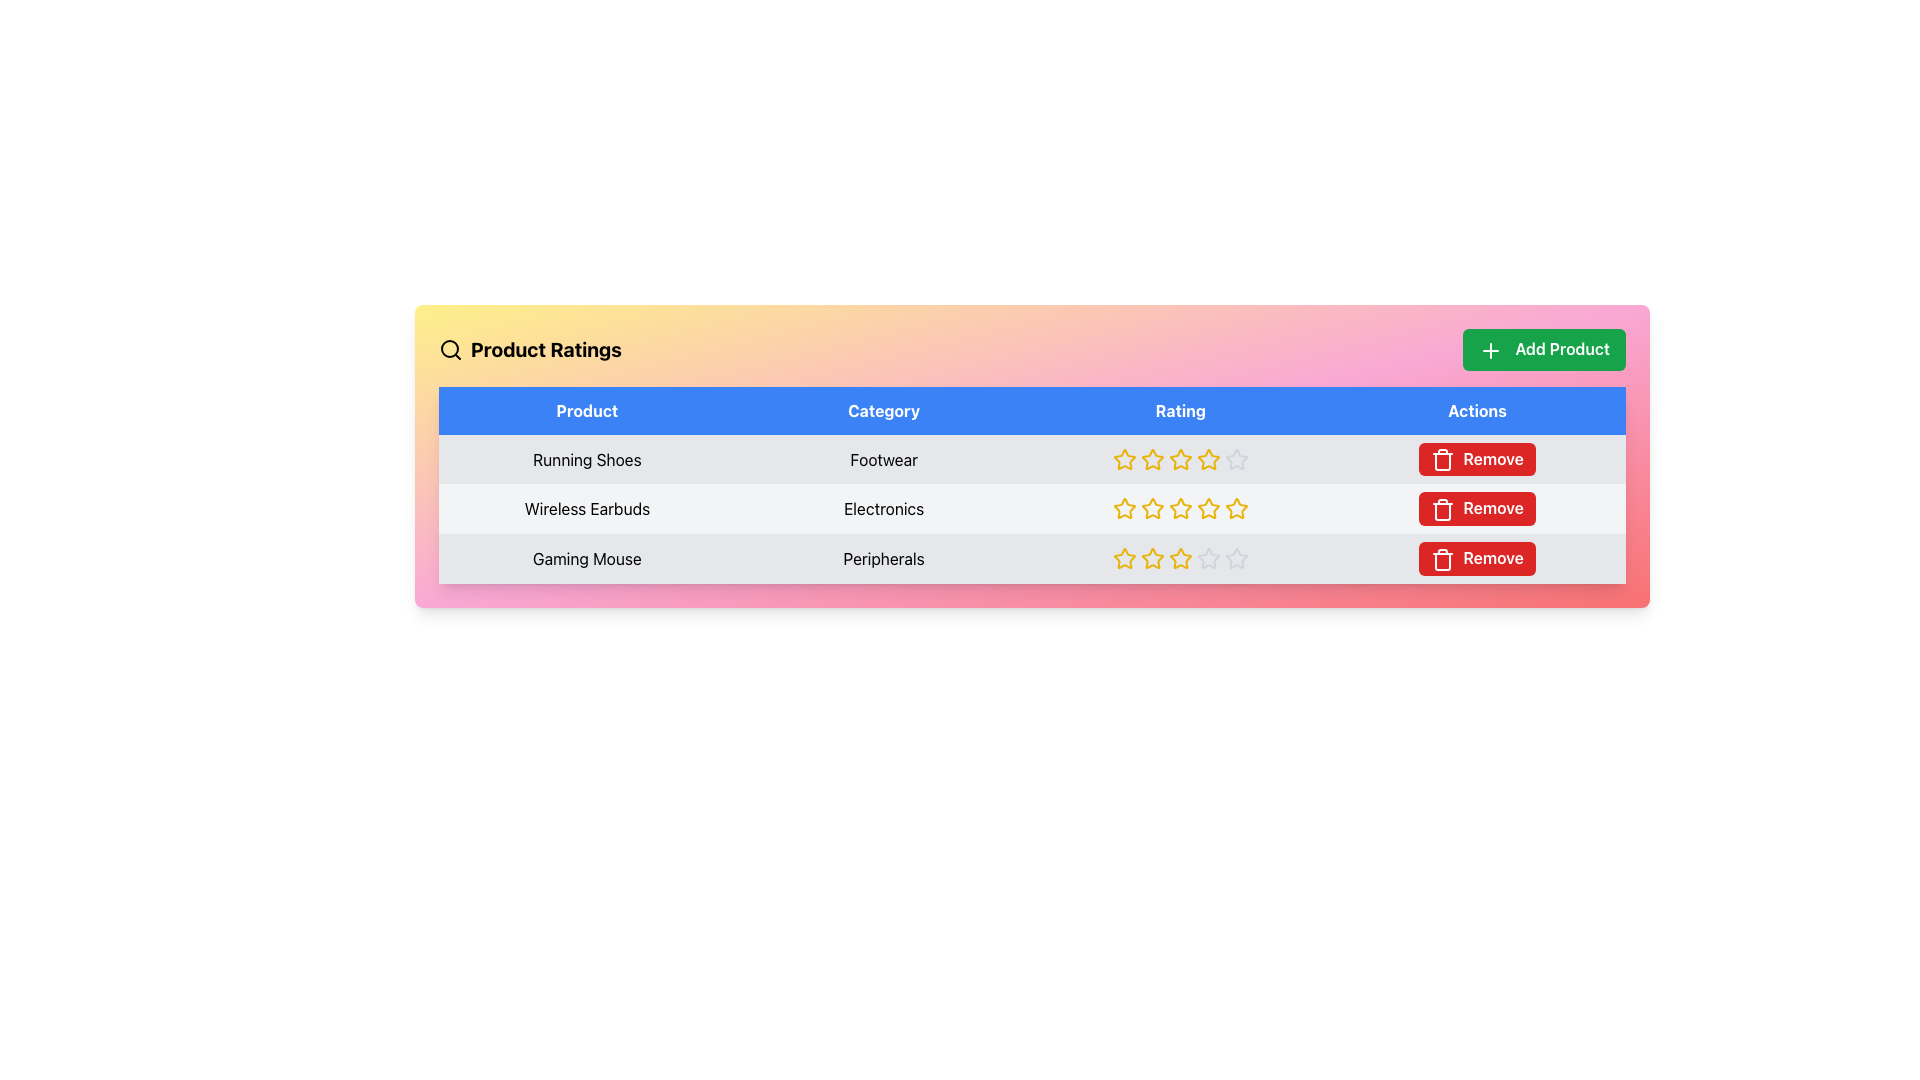 Image resolution: width=1920 pixels, height=1080 pixels. Describe the element at coordinates (1443, 462) in the screenshot. I see `the 'Remove' icon in the 'Actions' section of the table for the product 'Wireless Earbuds'` at that location.